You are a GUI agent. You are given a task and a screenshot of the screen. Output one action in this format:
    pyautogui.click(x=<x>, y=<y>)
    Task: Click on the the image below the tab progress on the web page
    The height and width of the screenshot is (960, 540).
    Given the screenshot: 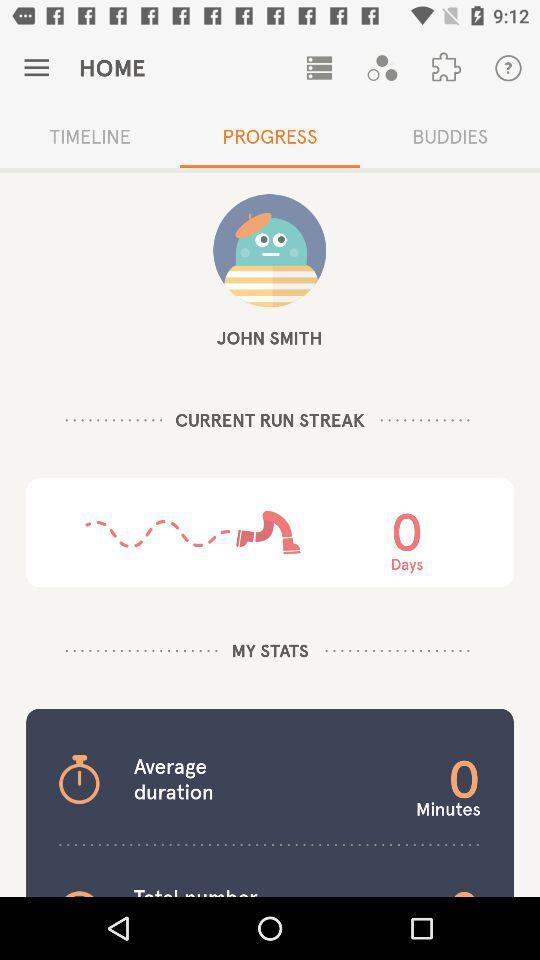 What is the action you would take?
    pyautogui.click(x=269, y=249)
    